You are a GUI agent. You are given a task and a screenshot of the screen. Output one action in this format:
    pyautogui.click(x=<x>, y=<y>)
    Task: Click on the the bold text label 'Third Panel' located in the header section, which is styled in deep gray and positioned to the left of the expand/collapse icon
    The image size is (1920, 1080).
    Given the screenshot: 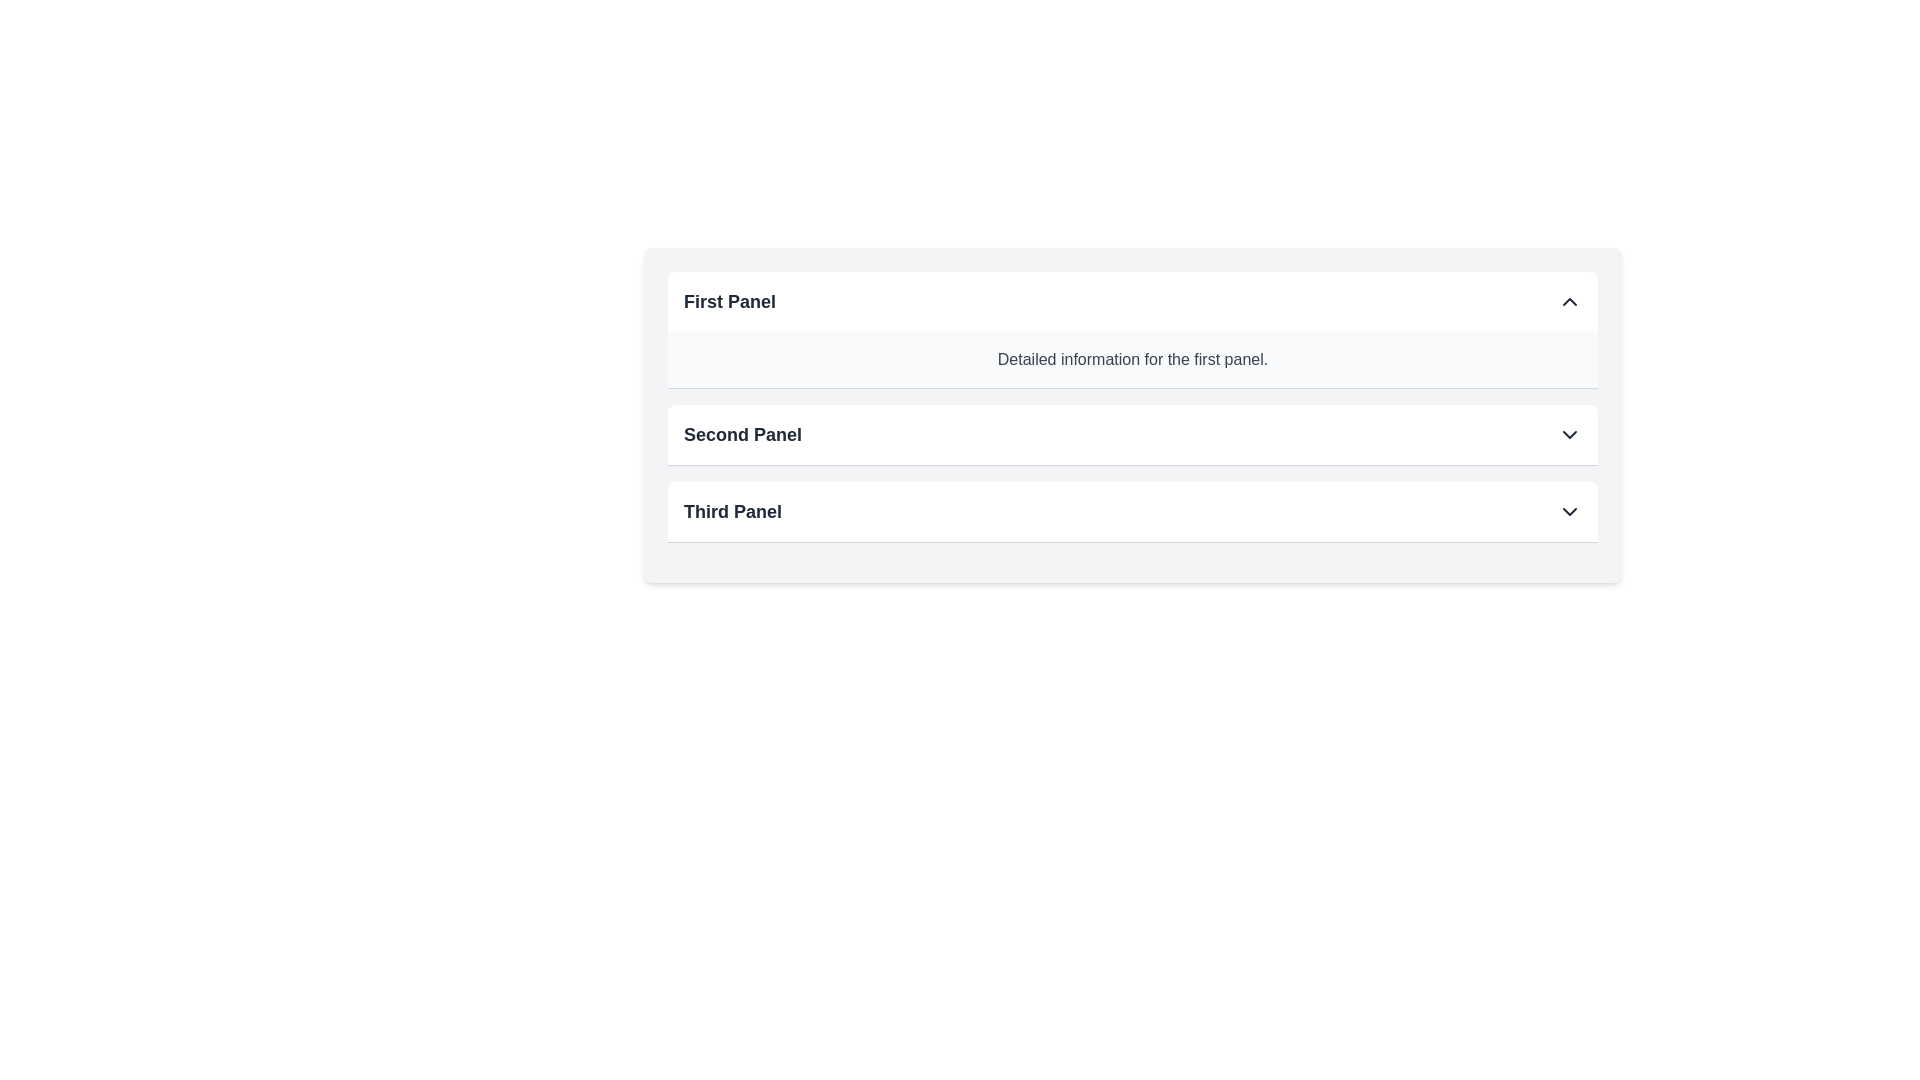 What is the action you would take?
    pyautogui.click(x=732, y=511)
    